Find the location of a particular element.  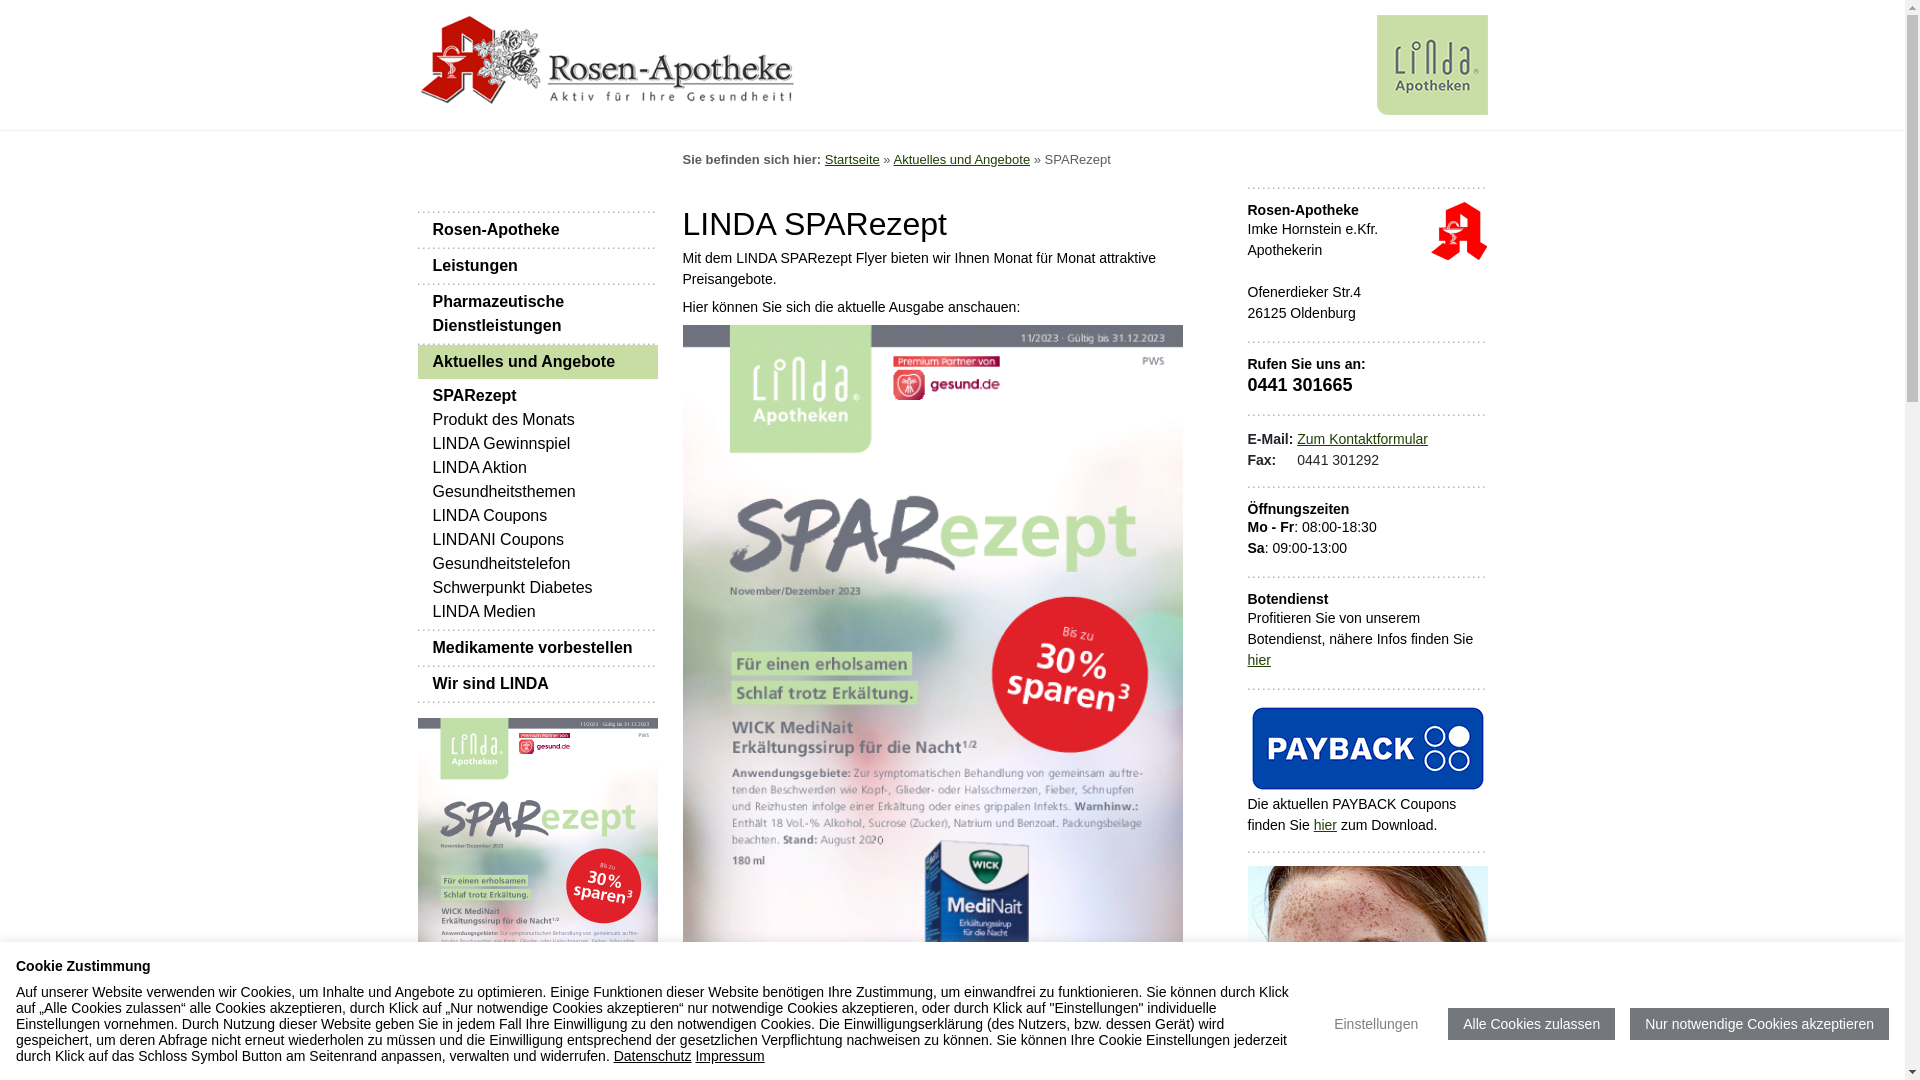

'Pharmazeutische Dienstleistungen' is located at coordinates (537, 313).